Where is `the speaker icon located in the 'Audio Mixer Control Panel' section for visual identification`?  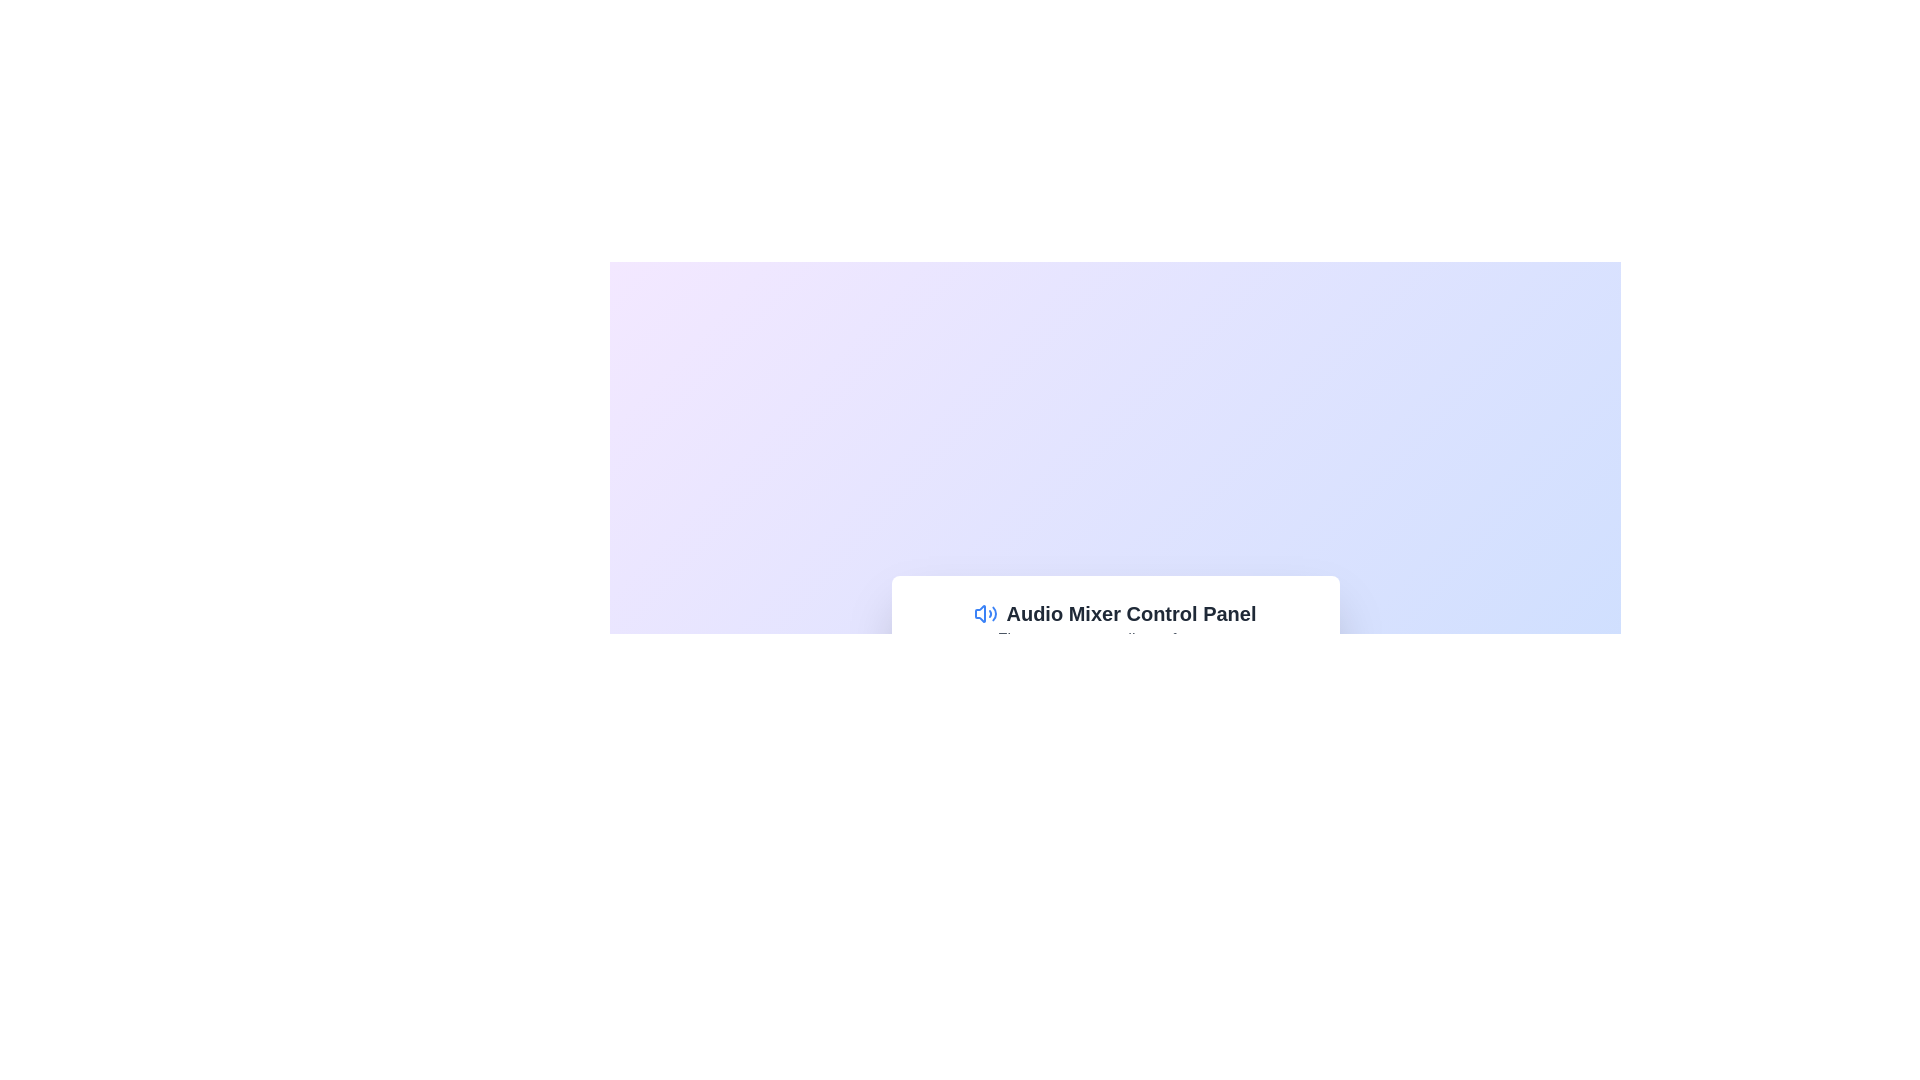 the speaker icon located in the 'Audio Mixer Control Panel' section for visual identification is located at coordinates (986, 612).